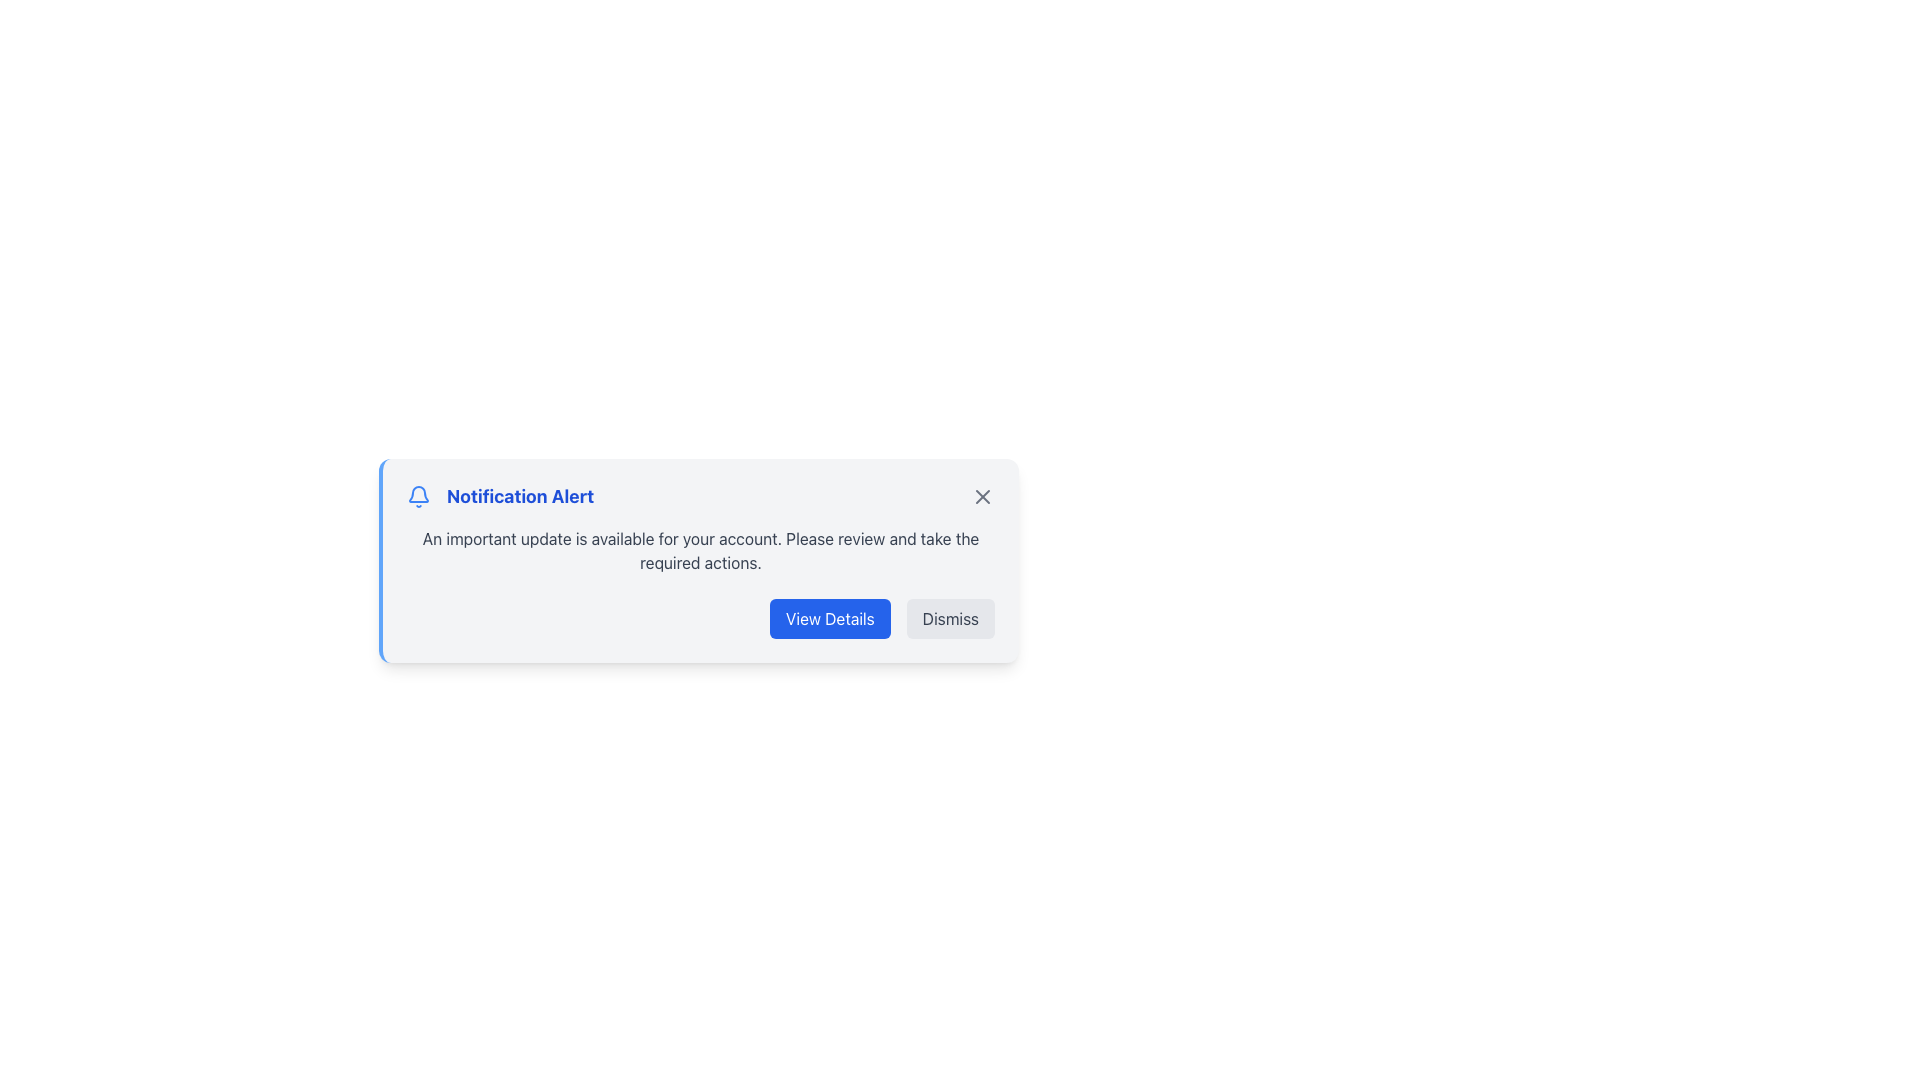 The image size is (1920, 1080). What do you see at coordinates (983, 496) in the screenshot?
I see `the gray 'X' button in the top-right corner of the notification card` at bounding box center [983, 496].